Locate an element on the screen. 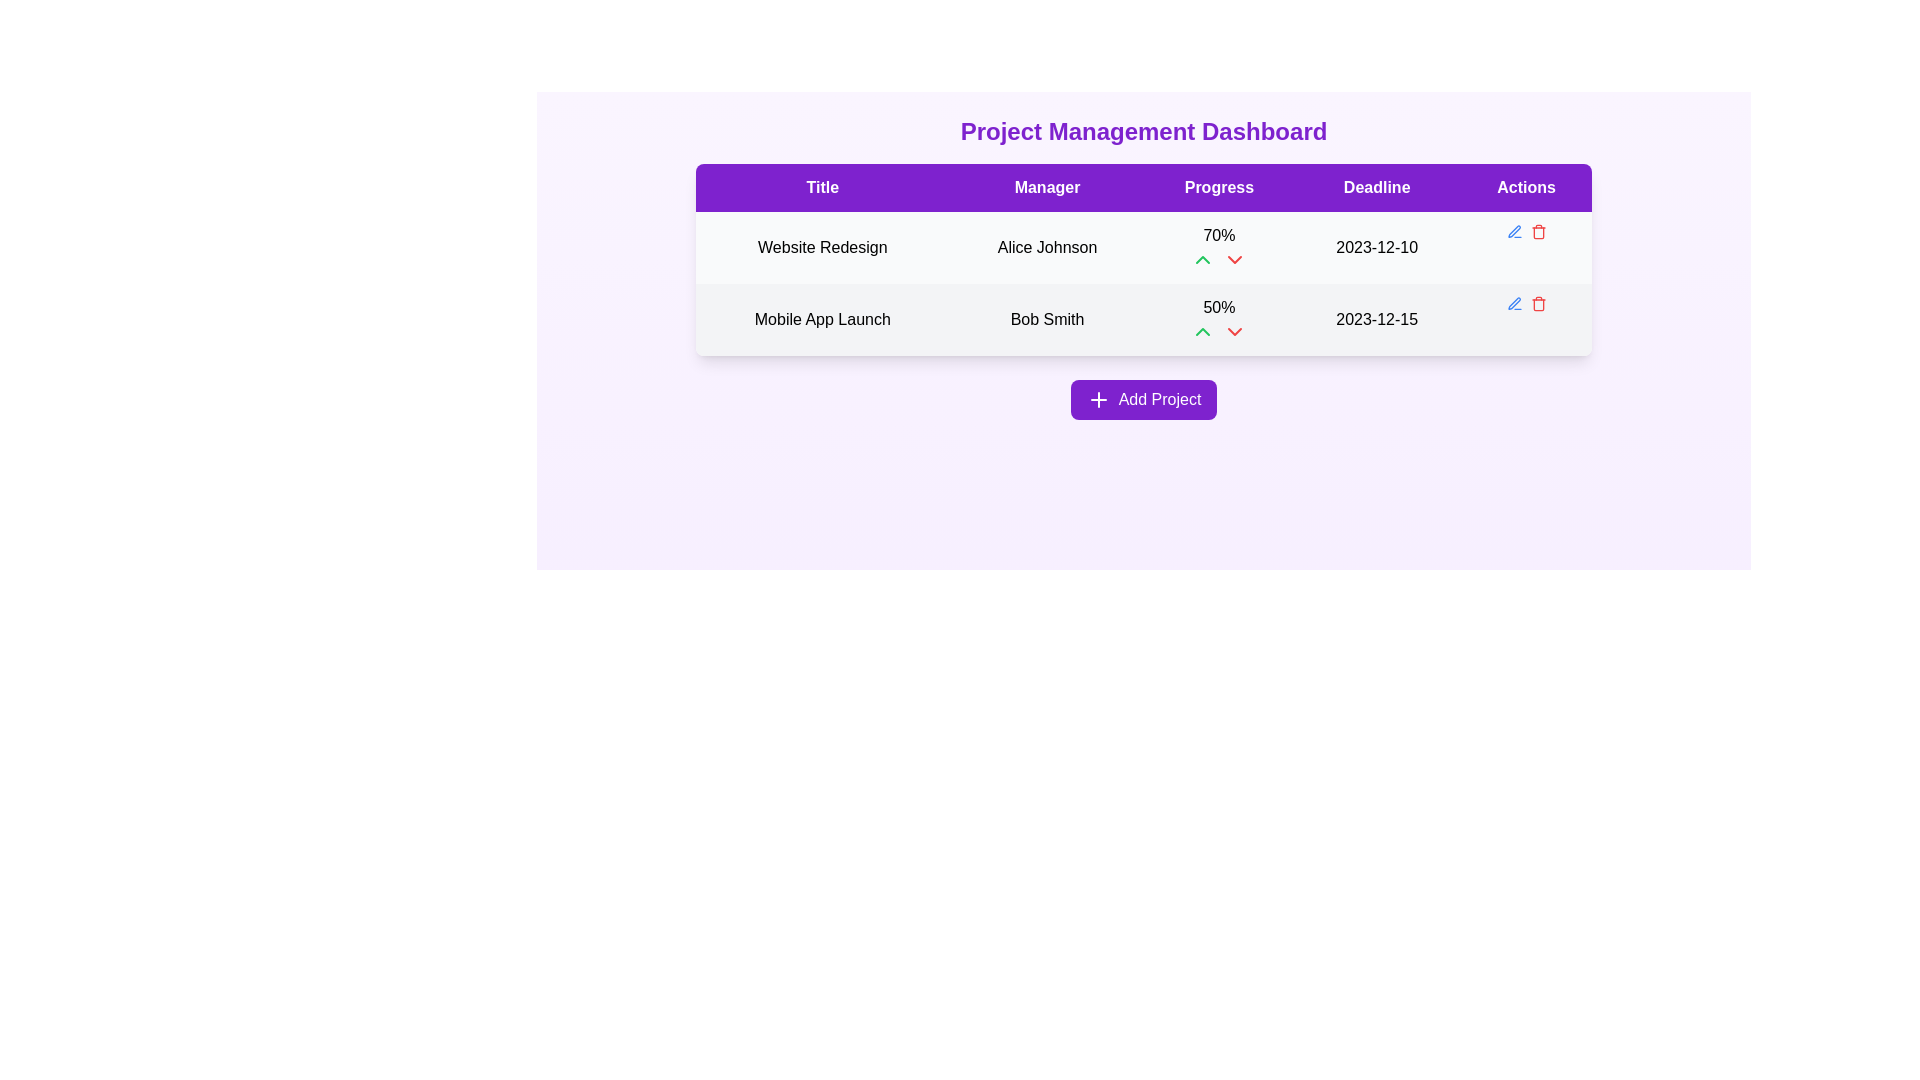 The width and height of the screenshot is (1920, 1080). the second row of the project table is located at coordinates (1143, 284).